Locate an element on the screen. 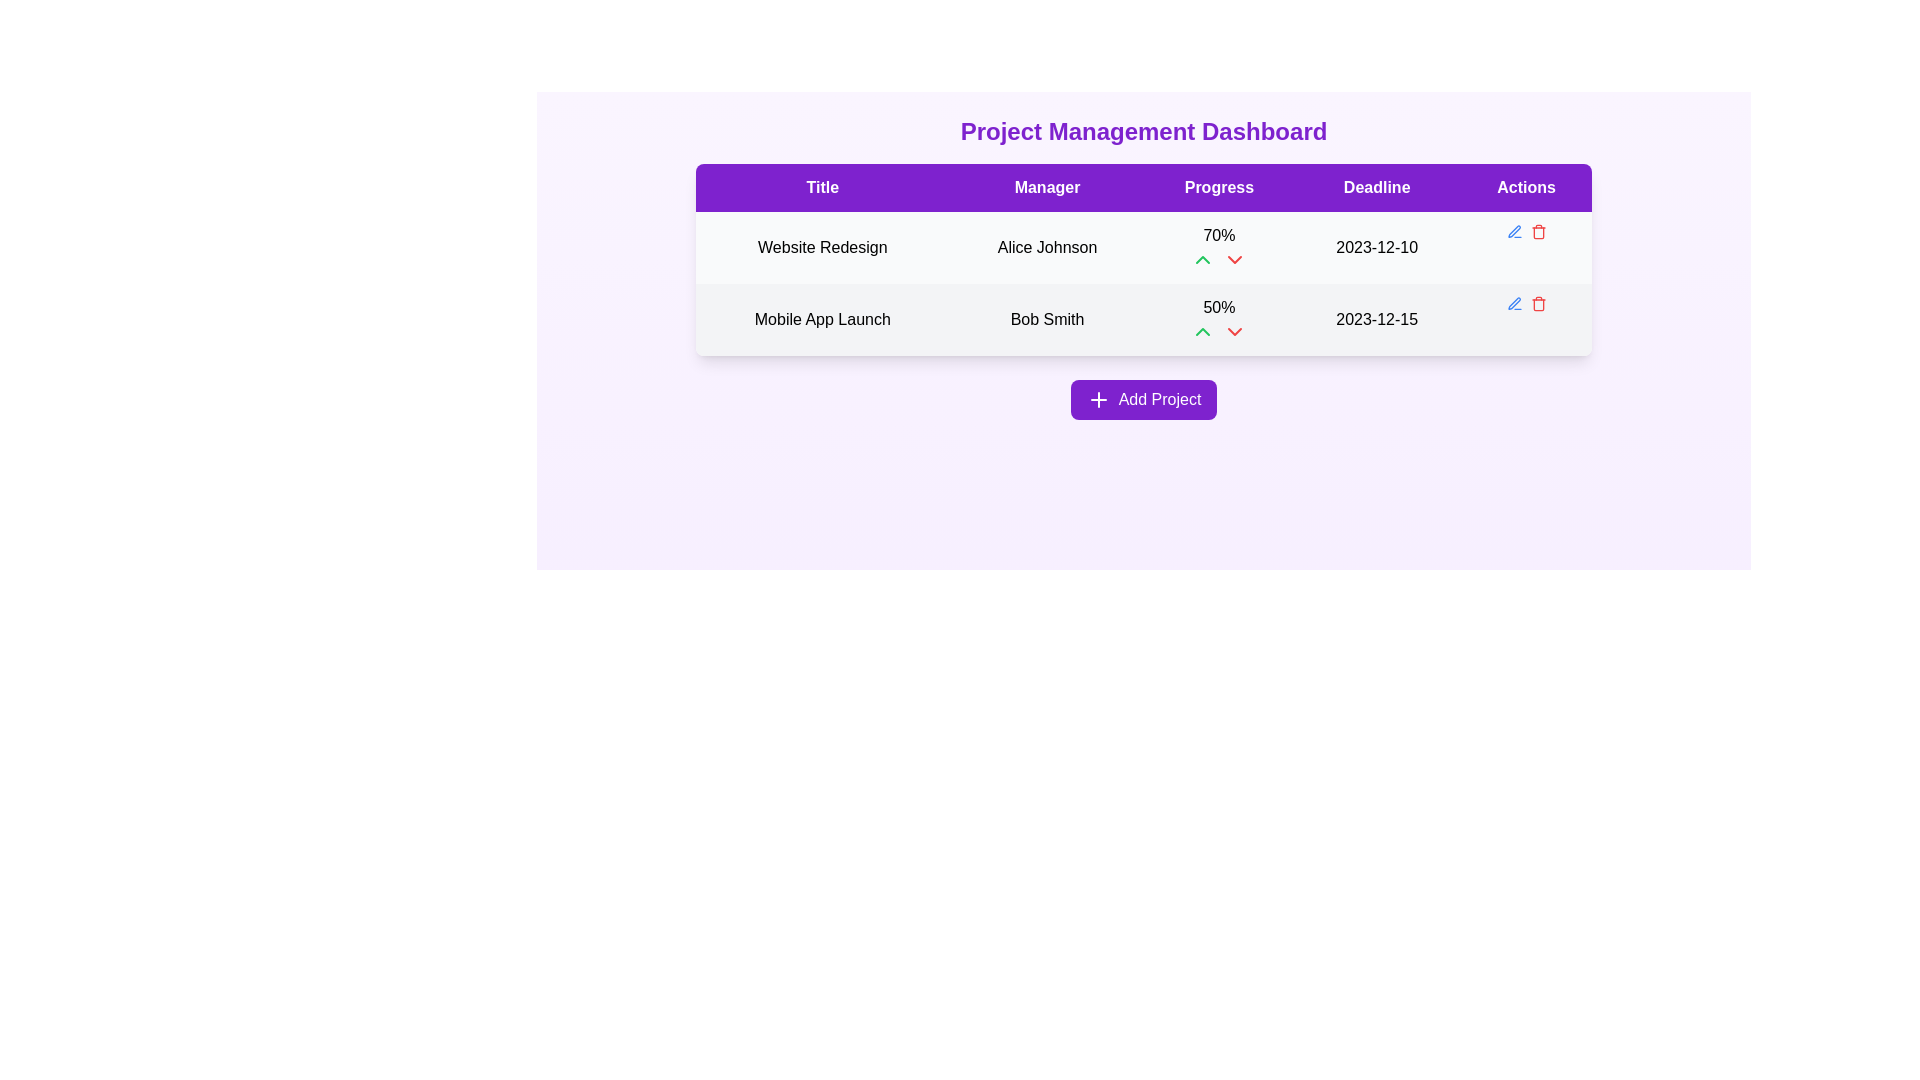 The width and height of the screenshot is (1920, 1080). the second row of the project table is located at coordinates (1143, 284).